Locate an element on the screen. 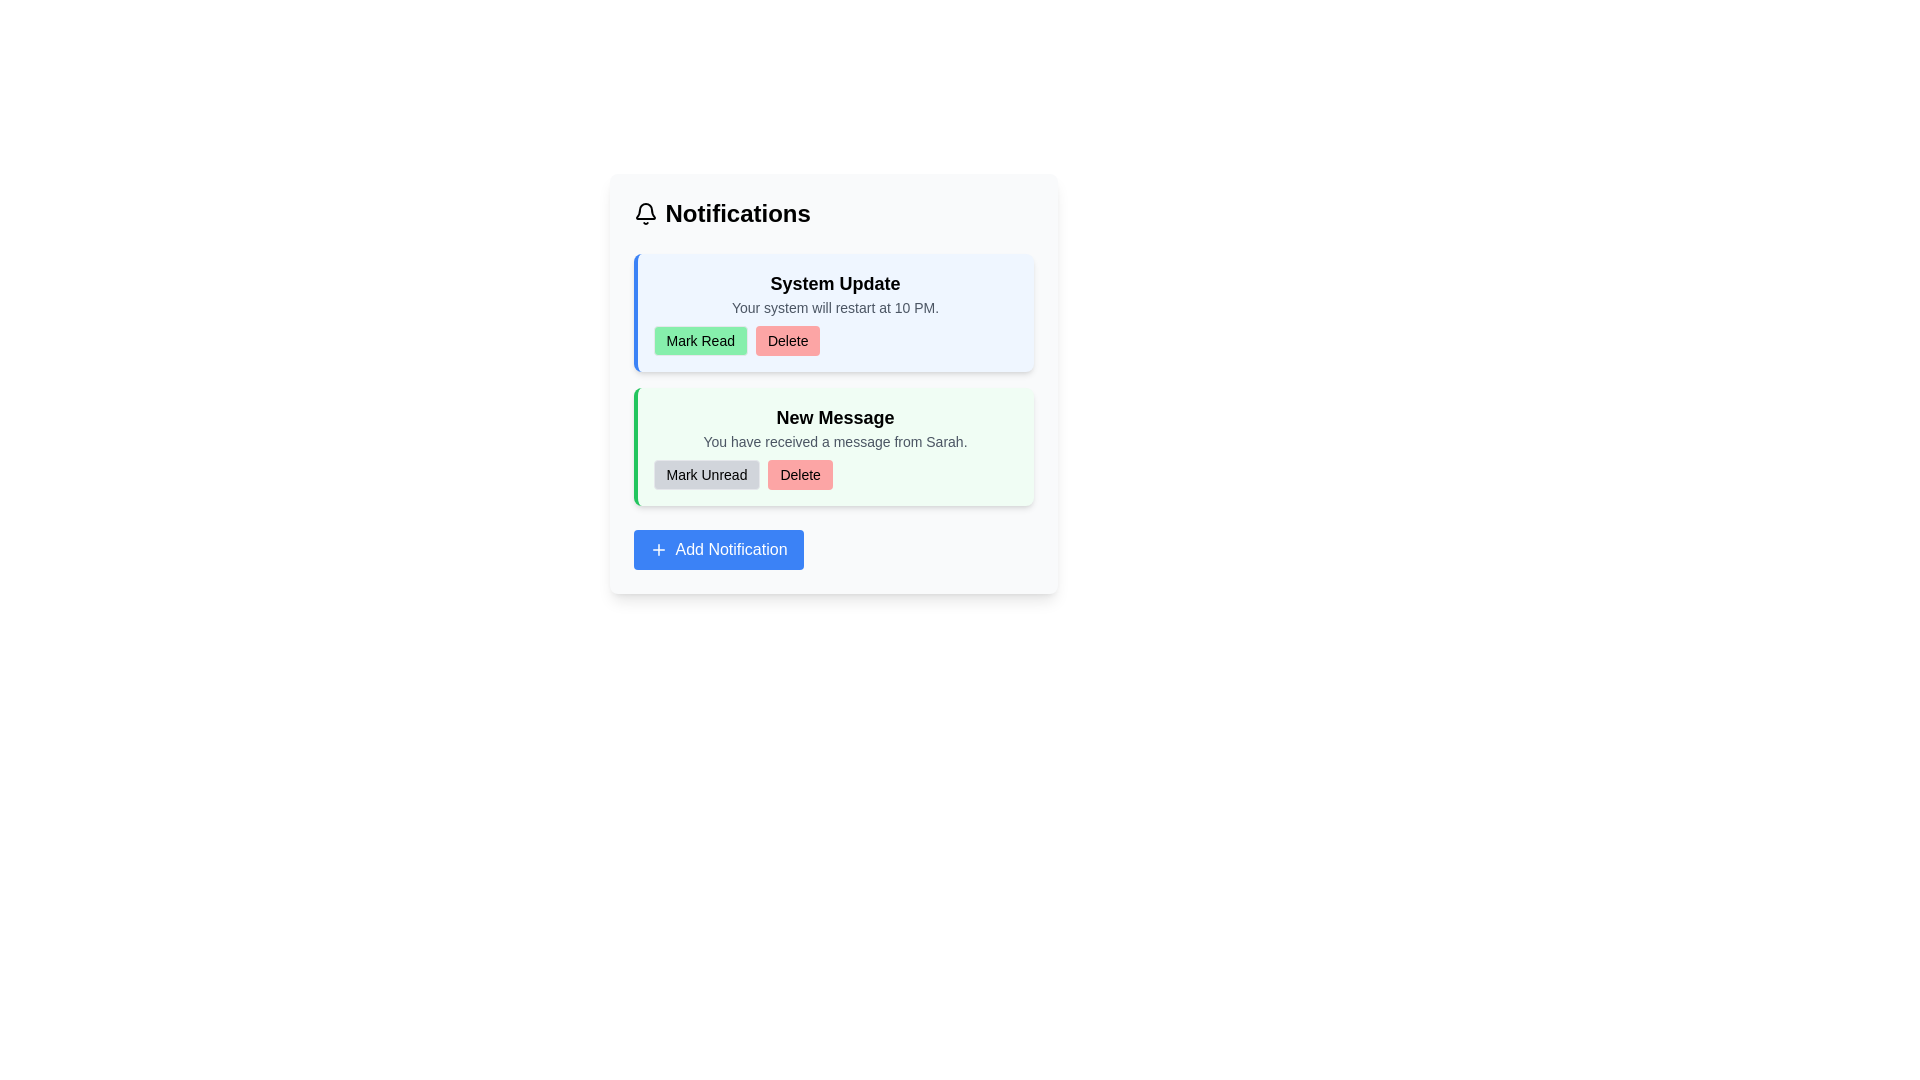 This screenshot has height=1080, width=1920. text label that says 'Your system will restart at 10 PM.' located below the title 'System Update' in the notification box is located at coordinates (835, 308).